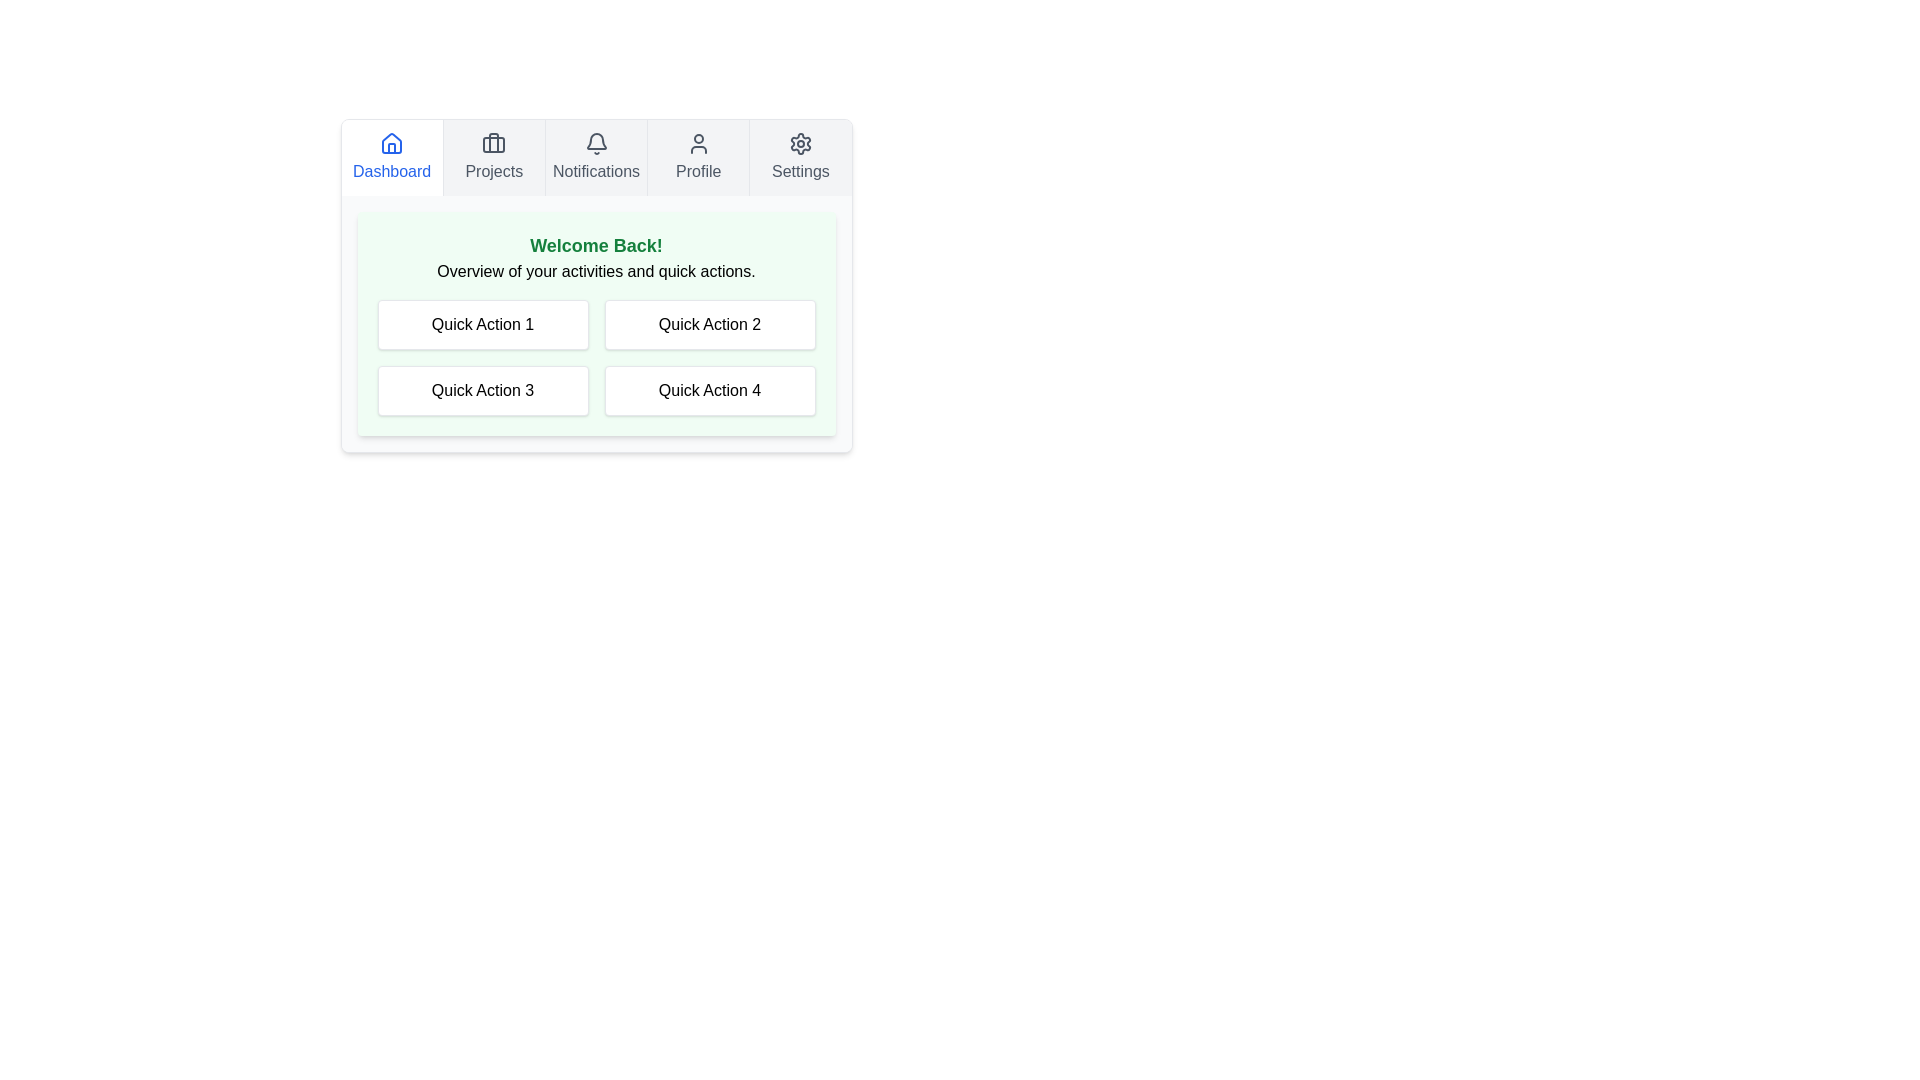 The height and width of the screenshot is (1080, 1920). Describe the element at coordinates (710, 323) in the screenshot. I see `the 'Quick Action 2' button, which is a rectangular button with the text 'Quick Action 2' displayed in a darker color against a light background` at that location.